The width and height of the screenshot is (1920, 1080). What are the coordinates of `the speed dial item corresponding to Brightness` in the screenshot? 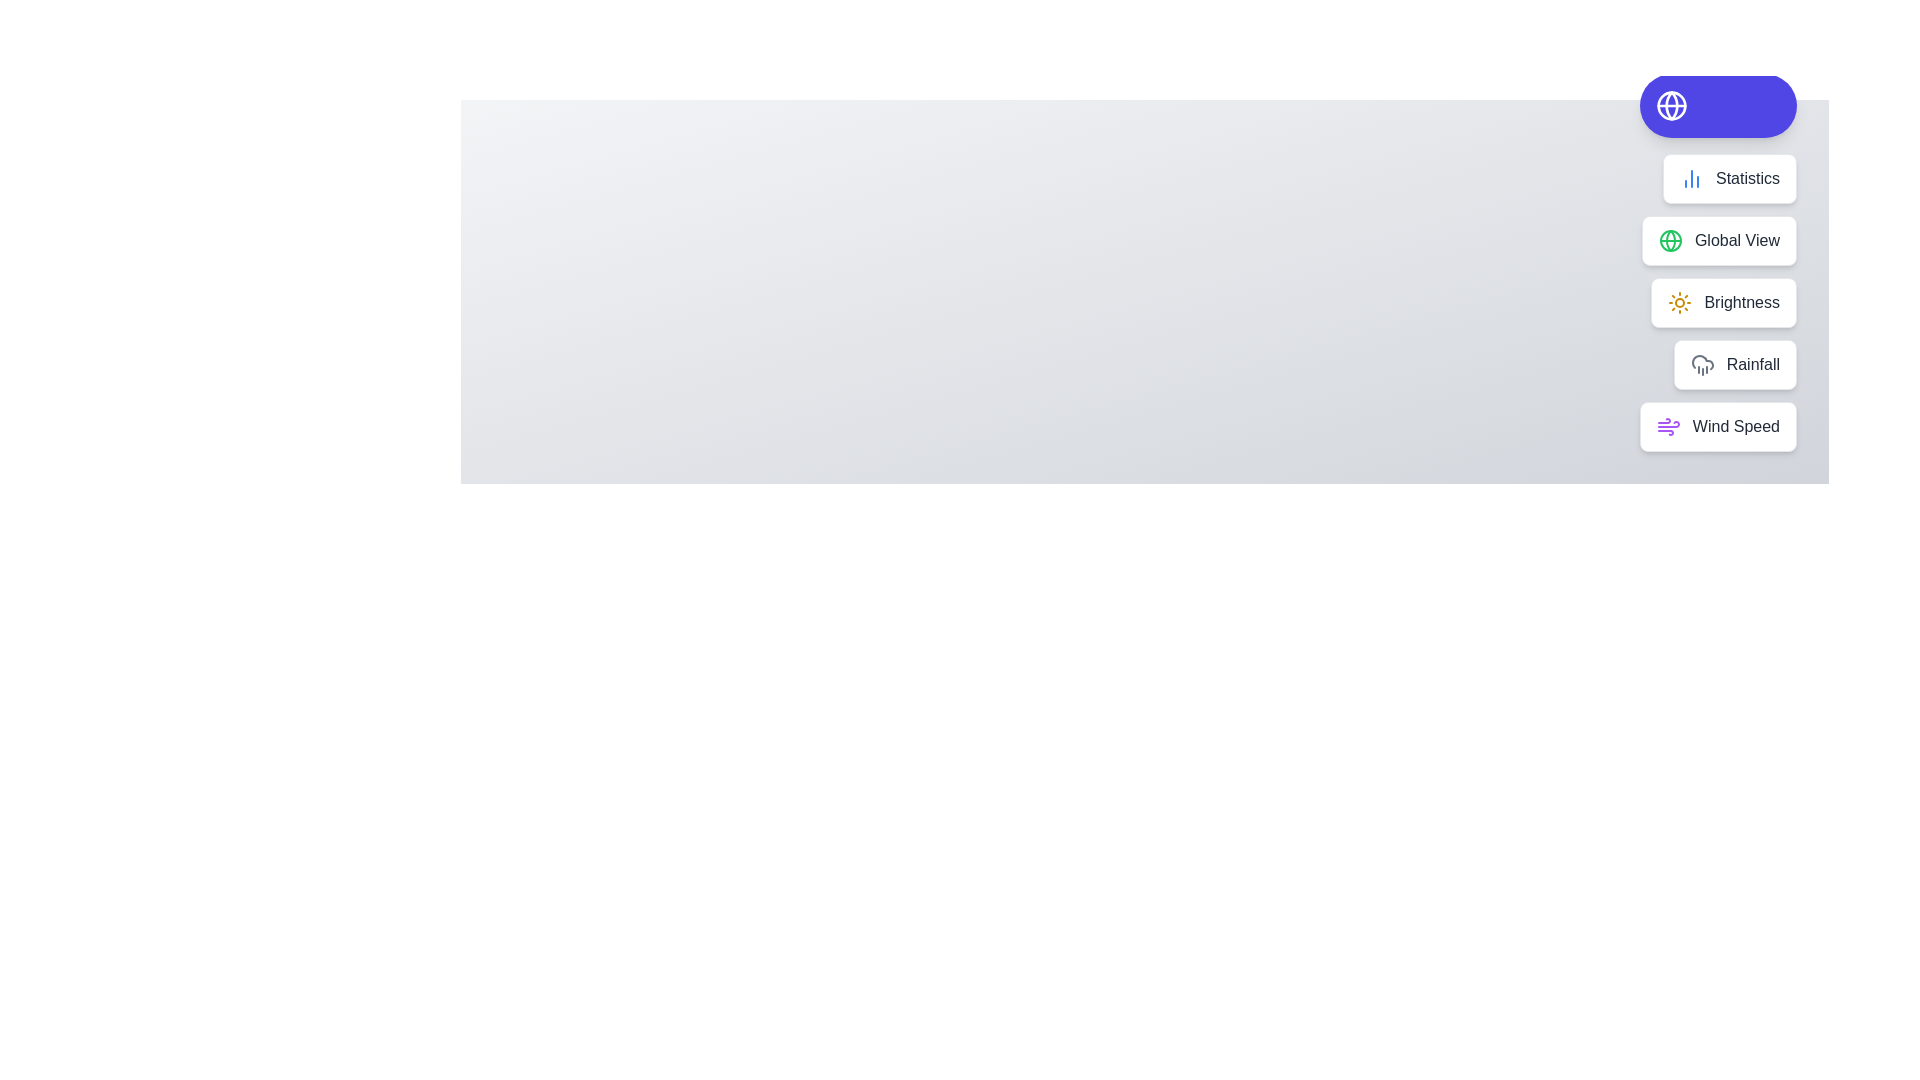 It's located at (1723, 303).